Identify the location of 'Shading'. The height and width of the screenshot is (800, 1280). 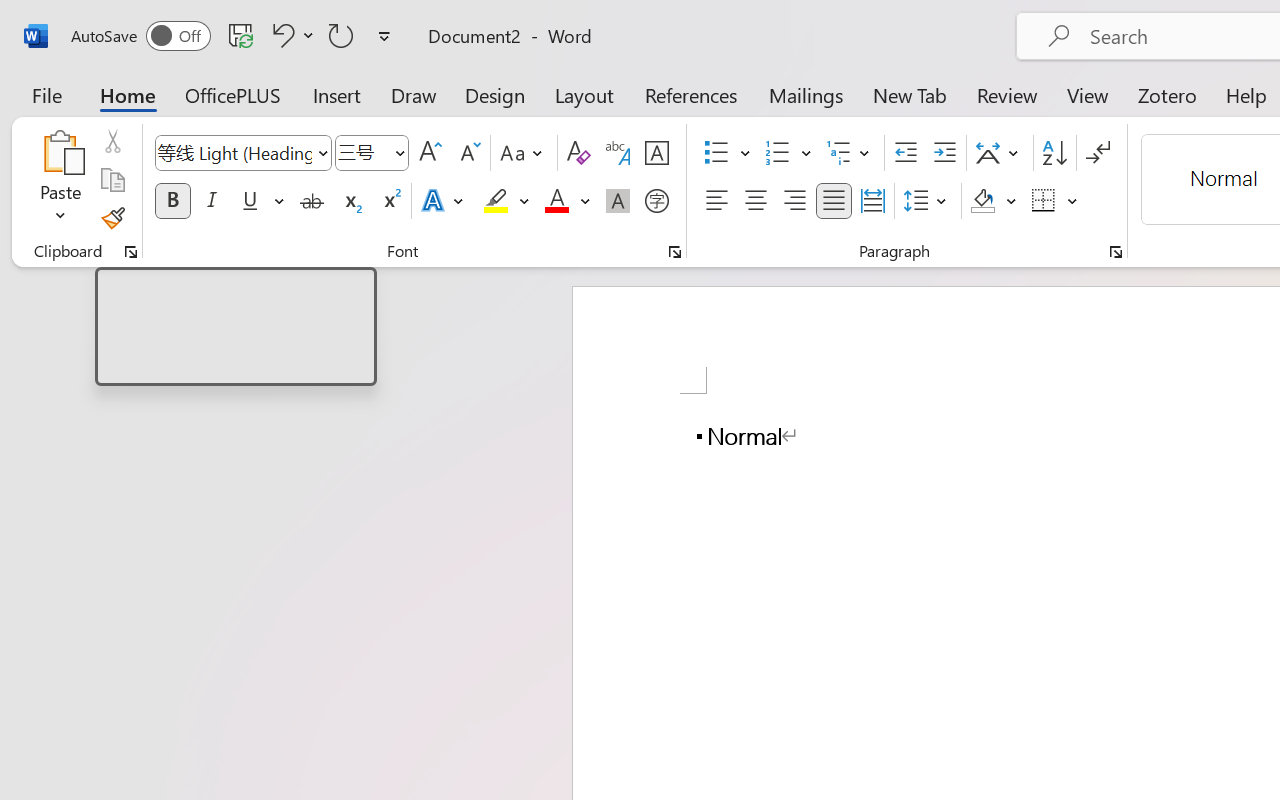
(993, 201).